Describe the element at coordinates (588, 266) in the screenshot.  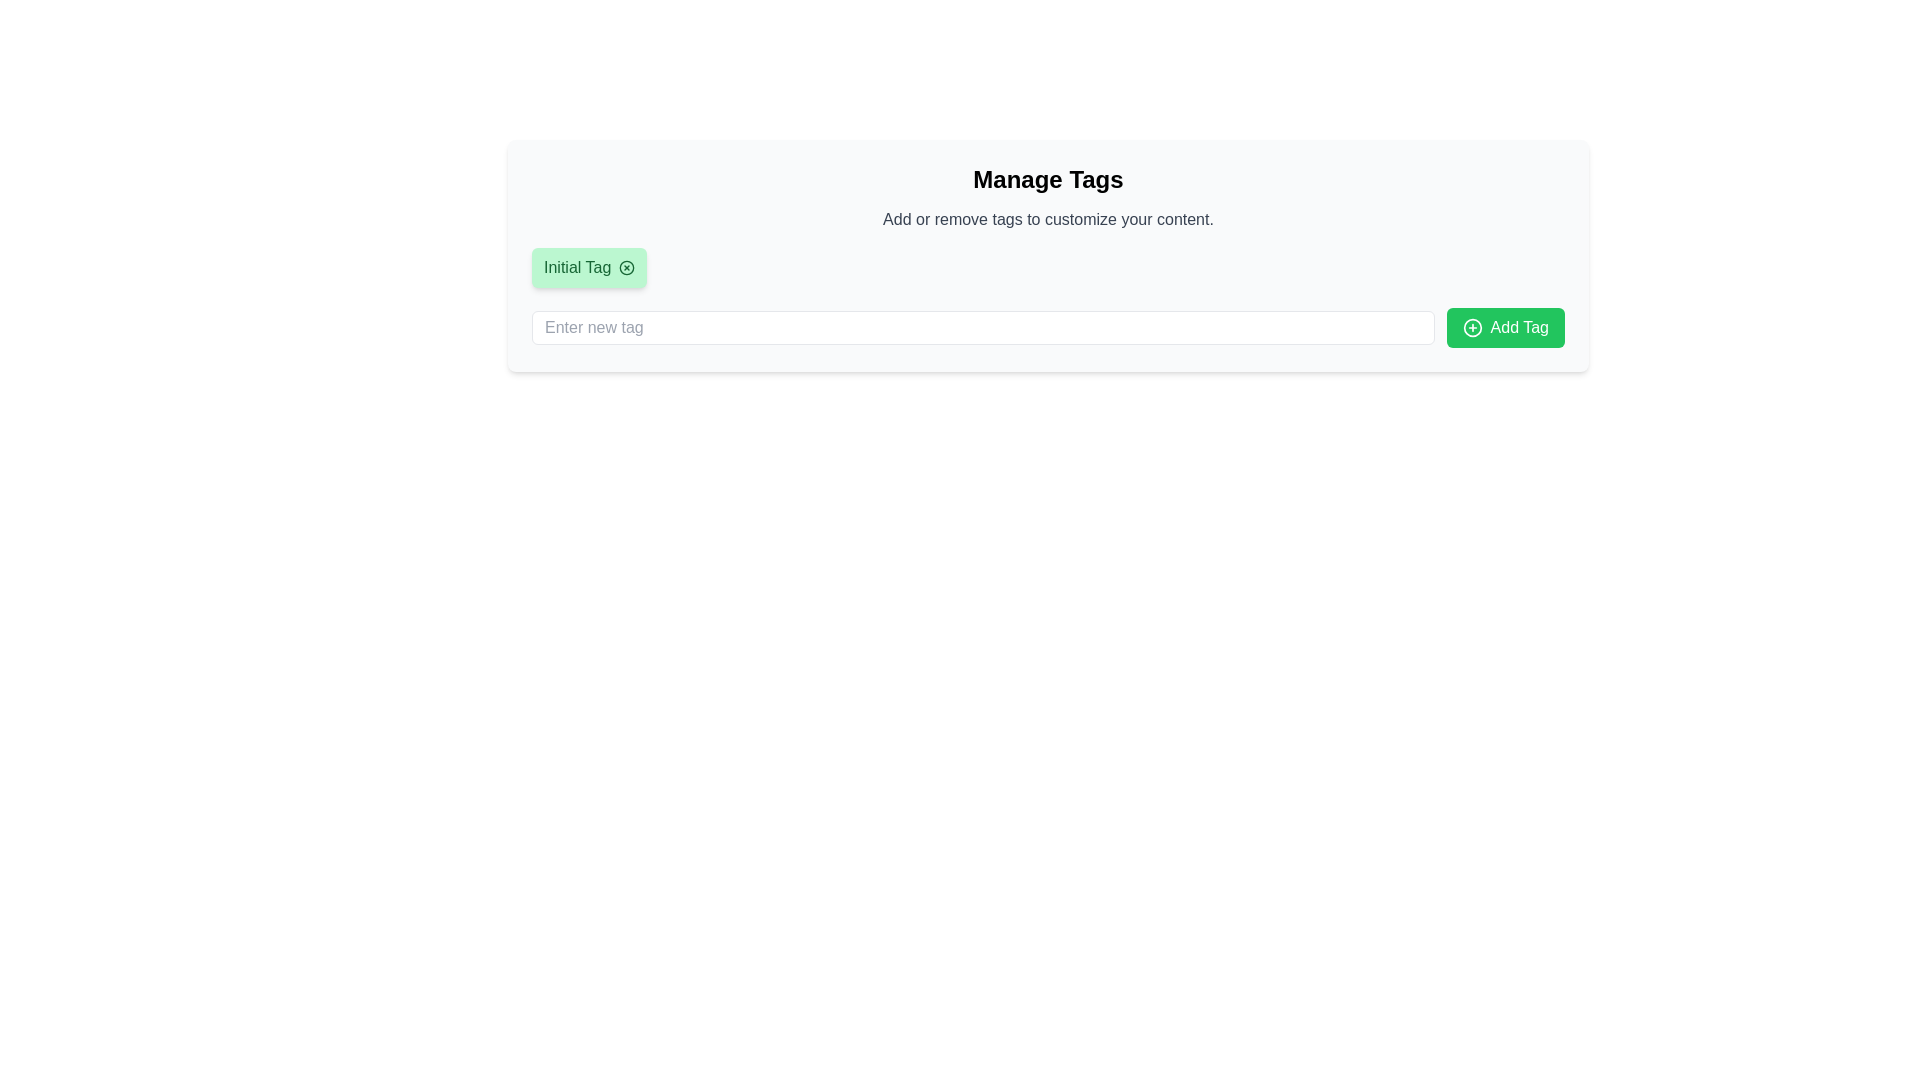
I see `the close icon of the leftmost tag element located below the 'Manage Tags' title` at that location.